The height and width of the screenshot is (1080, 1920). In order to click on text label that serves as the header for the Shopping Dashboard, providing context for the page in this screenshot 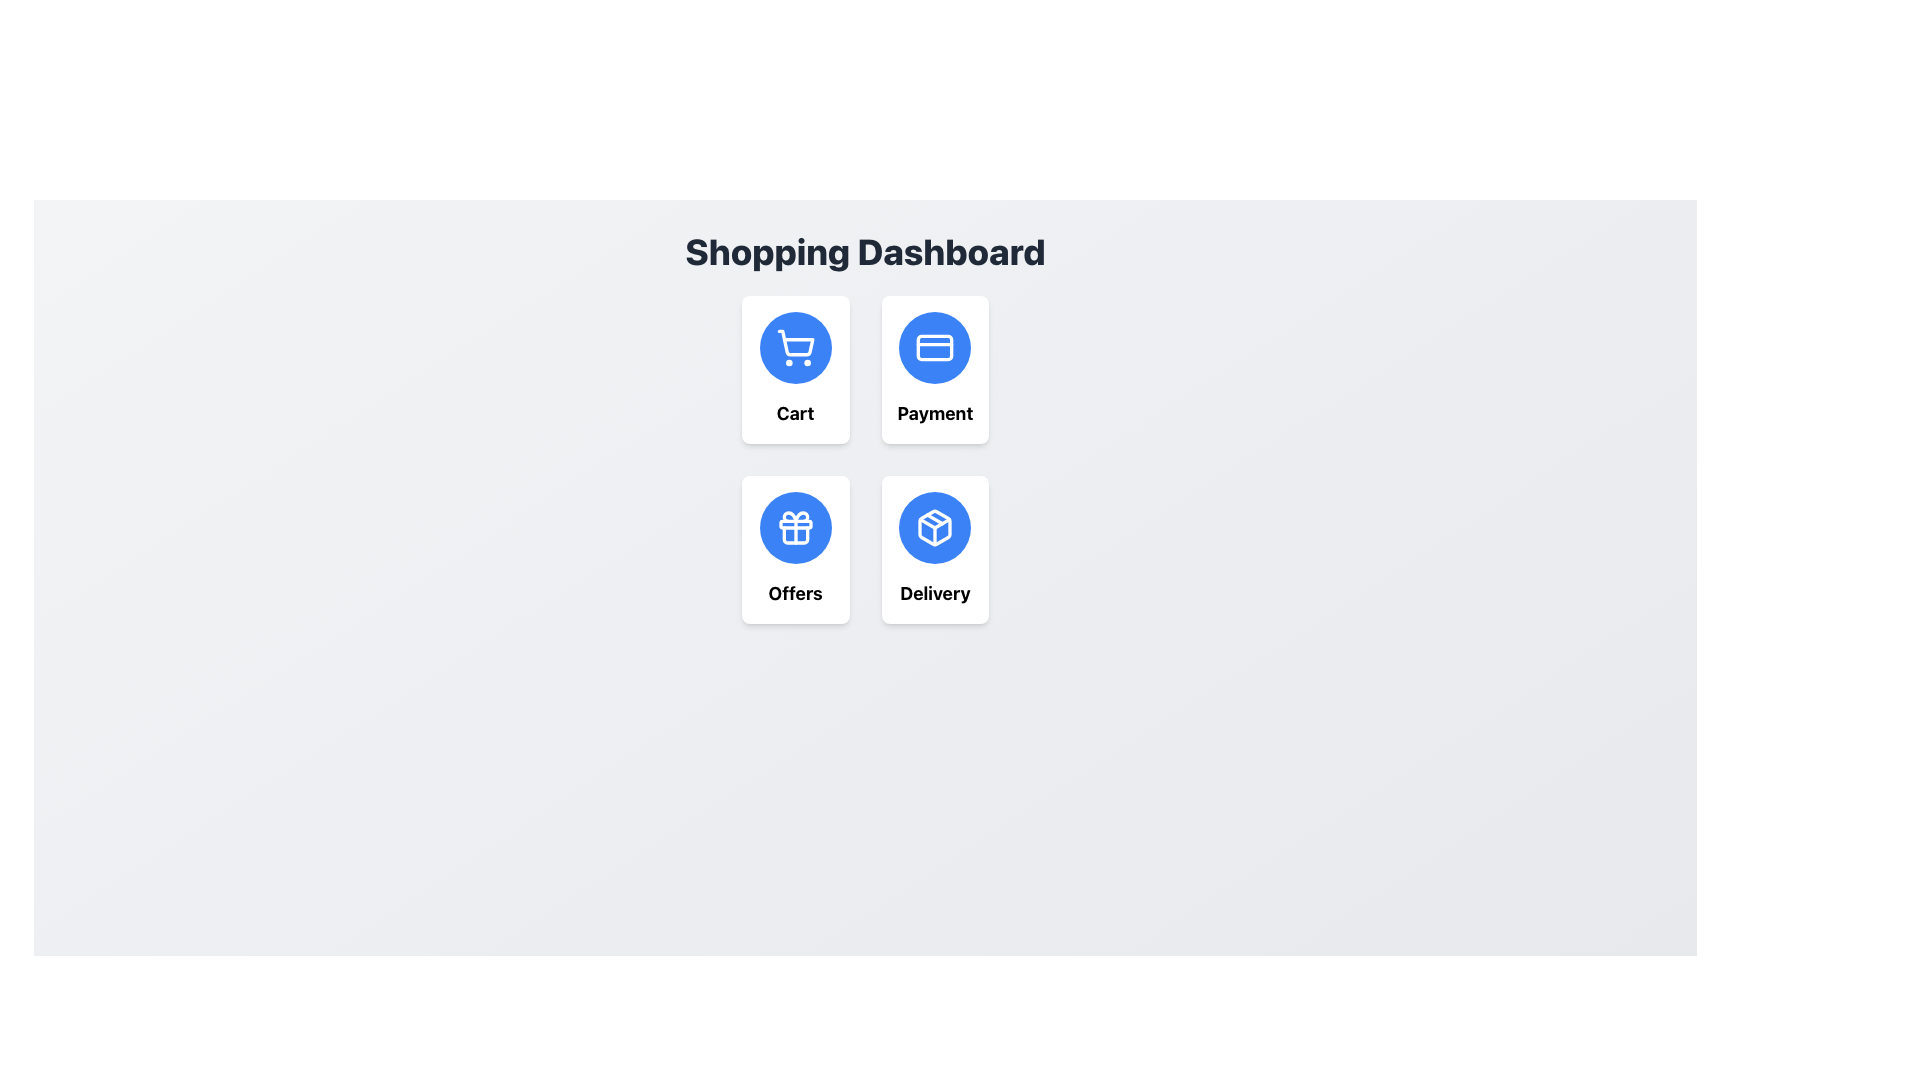, I will do `click(865, 250)`.